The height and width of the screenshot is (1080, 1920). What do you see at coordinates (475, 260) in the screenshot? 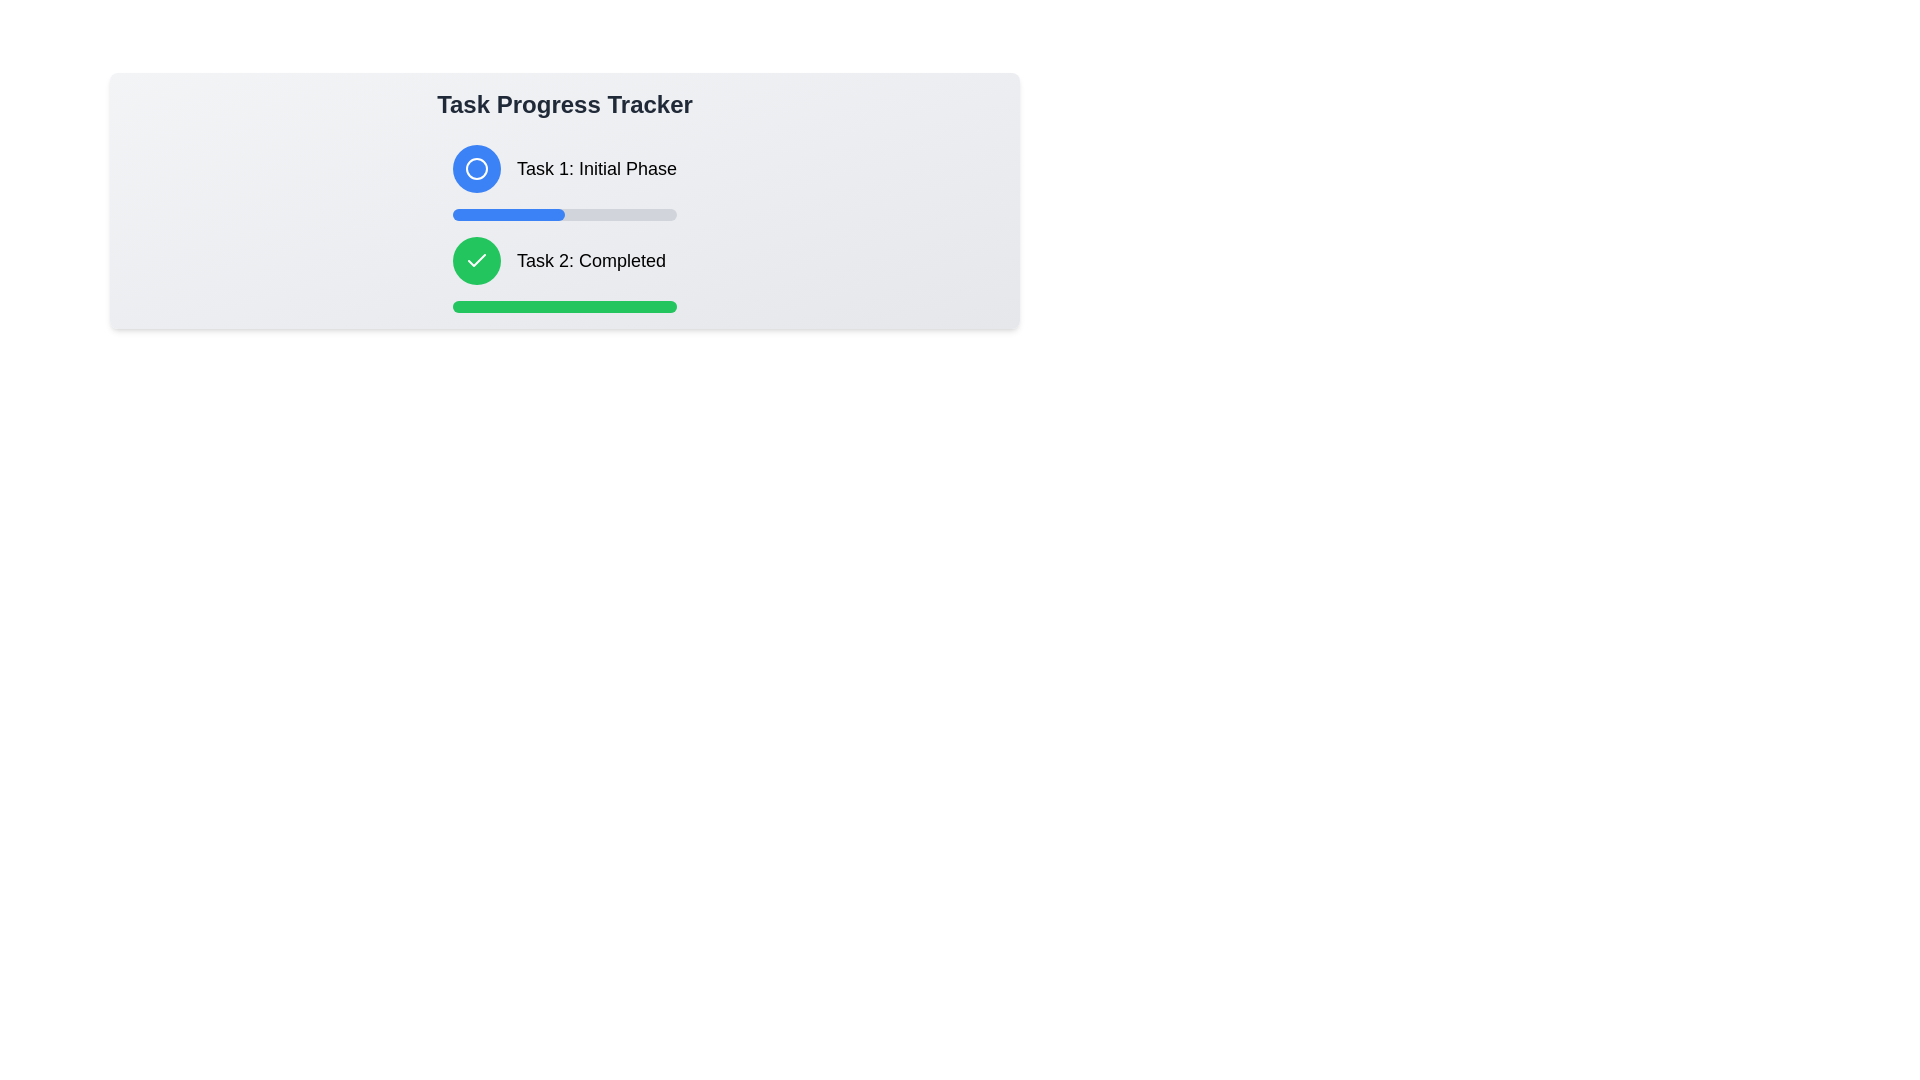
I see `the green circular icon with a white checkmark in its center, which indicates a completed task, located to the left of the text 'Task 2: Completed'` at bounding box center [475, 260].